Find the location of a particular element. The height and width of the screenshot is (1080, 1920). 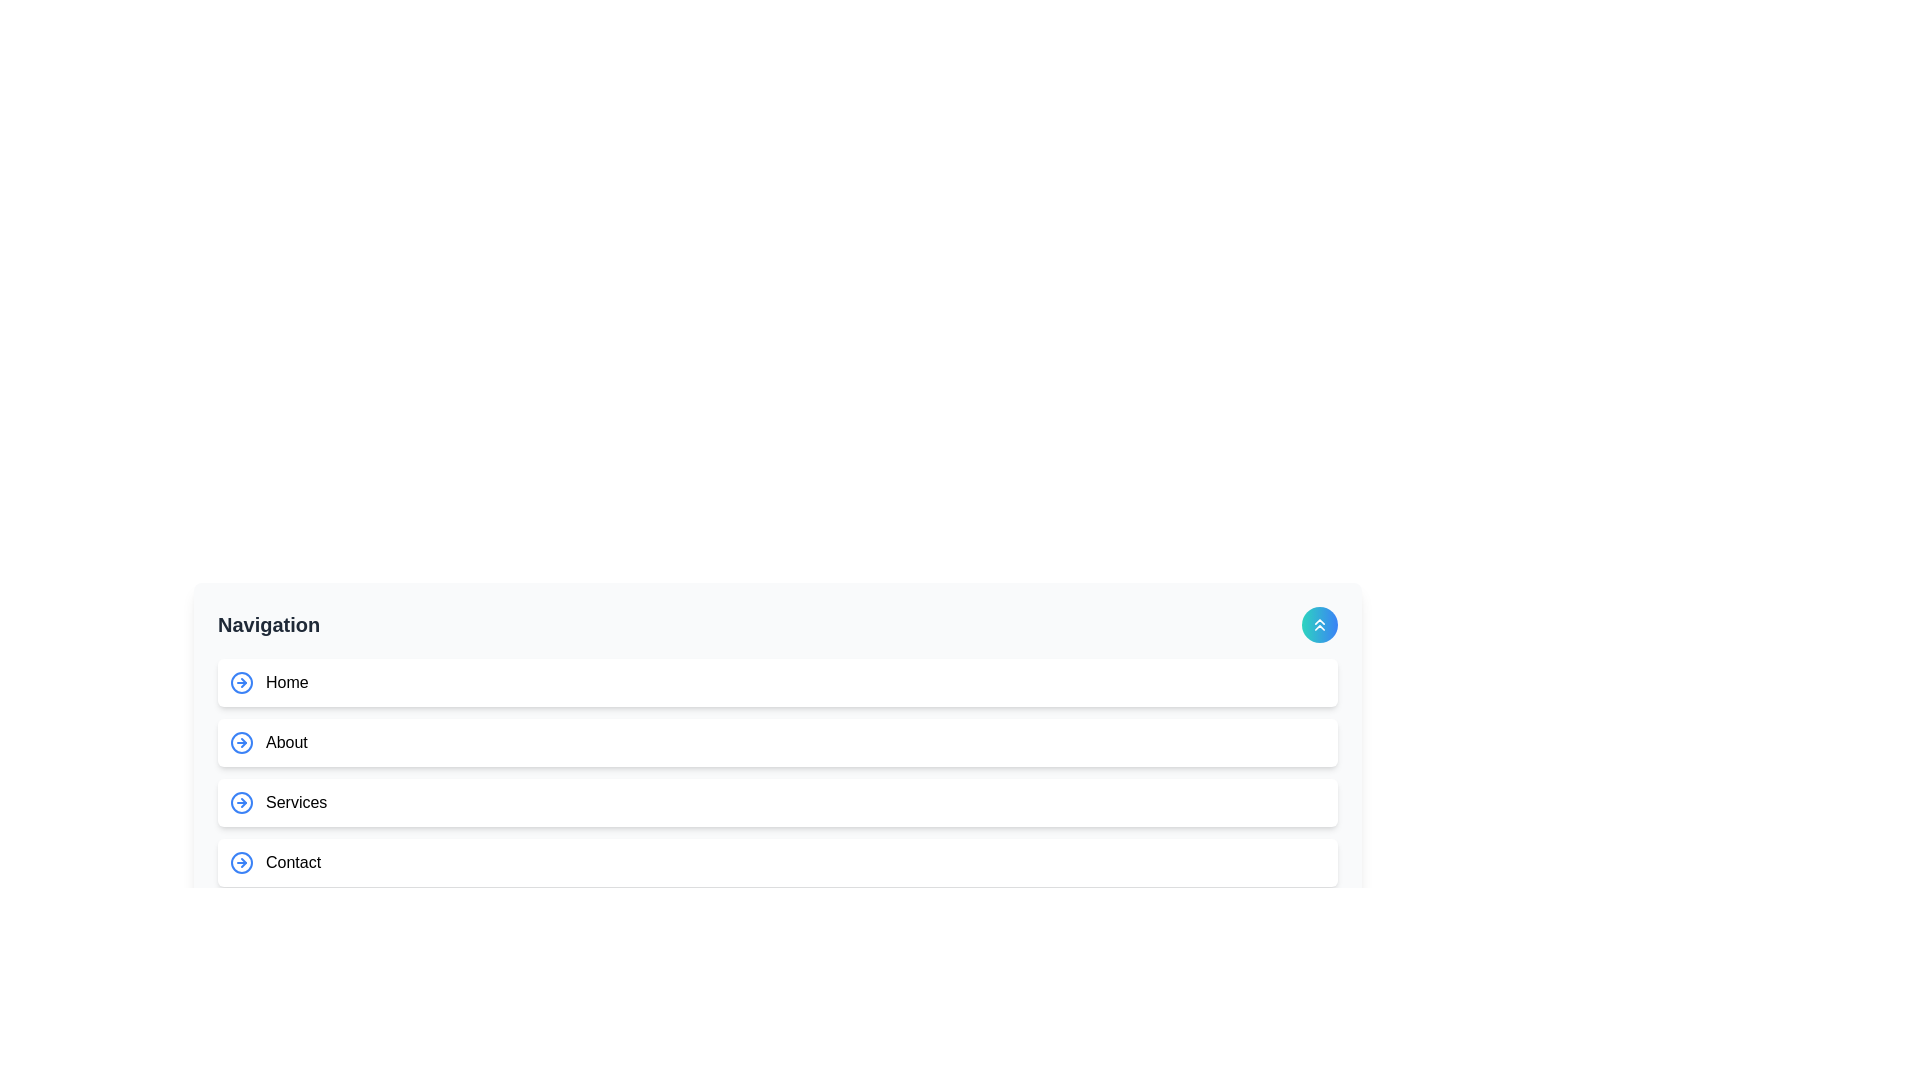

the upward movement icon located inside a circular button with a blue gradient background in the top-right corner of the navigation section is located at coordinates (1320, 623).